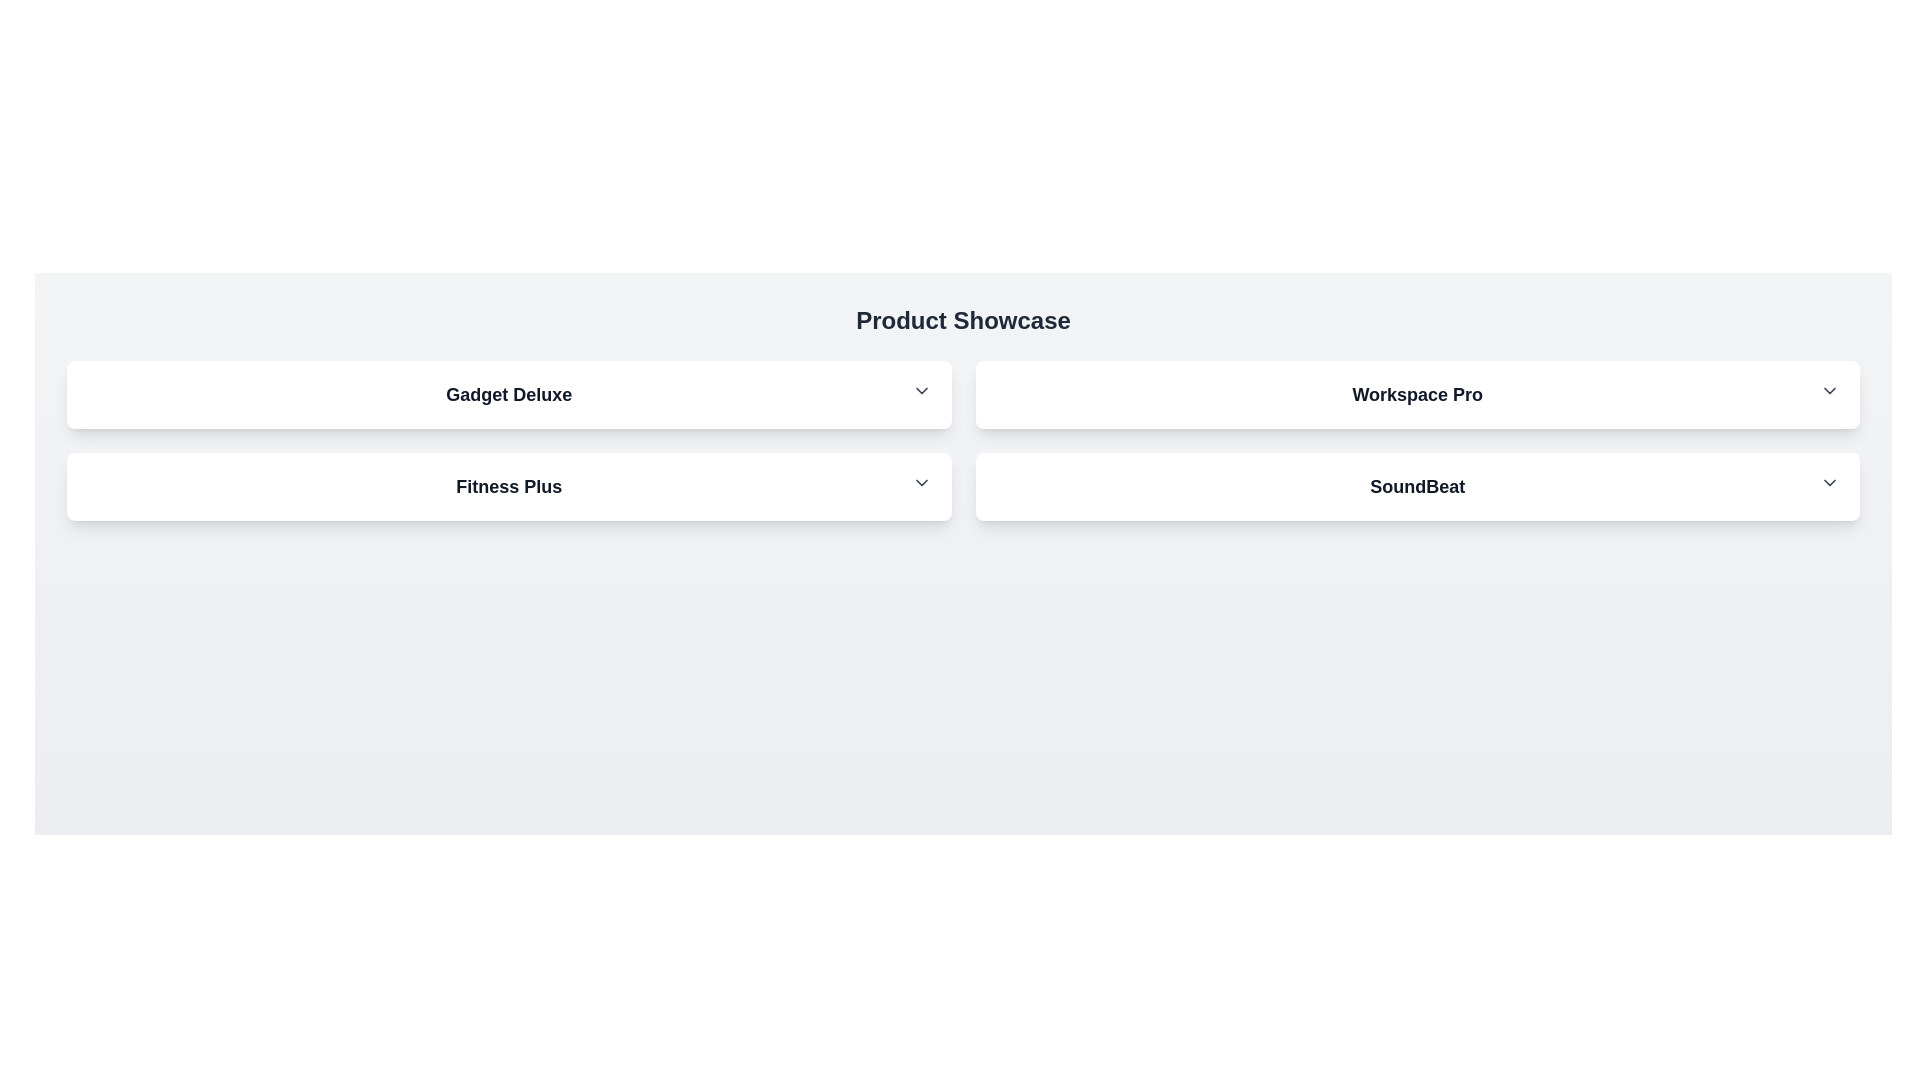 Image resolution: width=1920 pixels, height=1080 pixels. Describe the element at coordinates (963, 319) in the screenshot. I see `the header text element that indicates the purpose of the section showcasing products, located at the top of the visible section` at that location.